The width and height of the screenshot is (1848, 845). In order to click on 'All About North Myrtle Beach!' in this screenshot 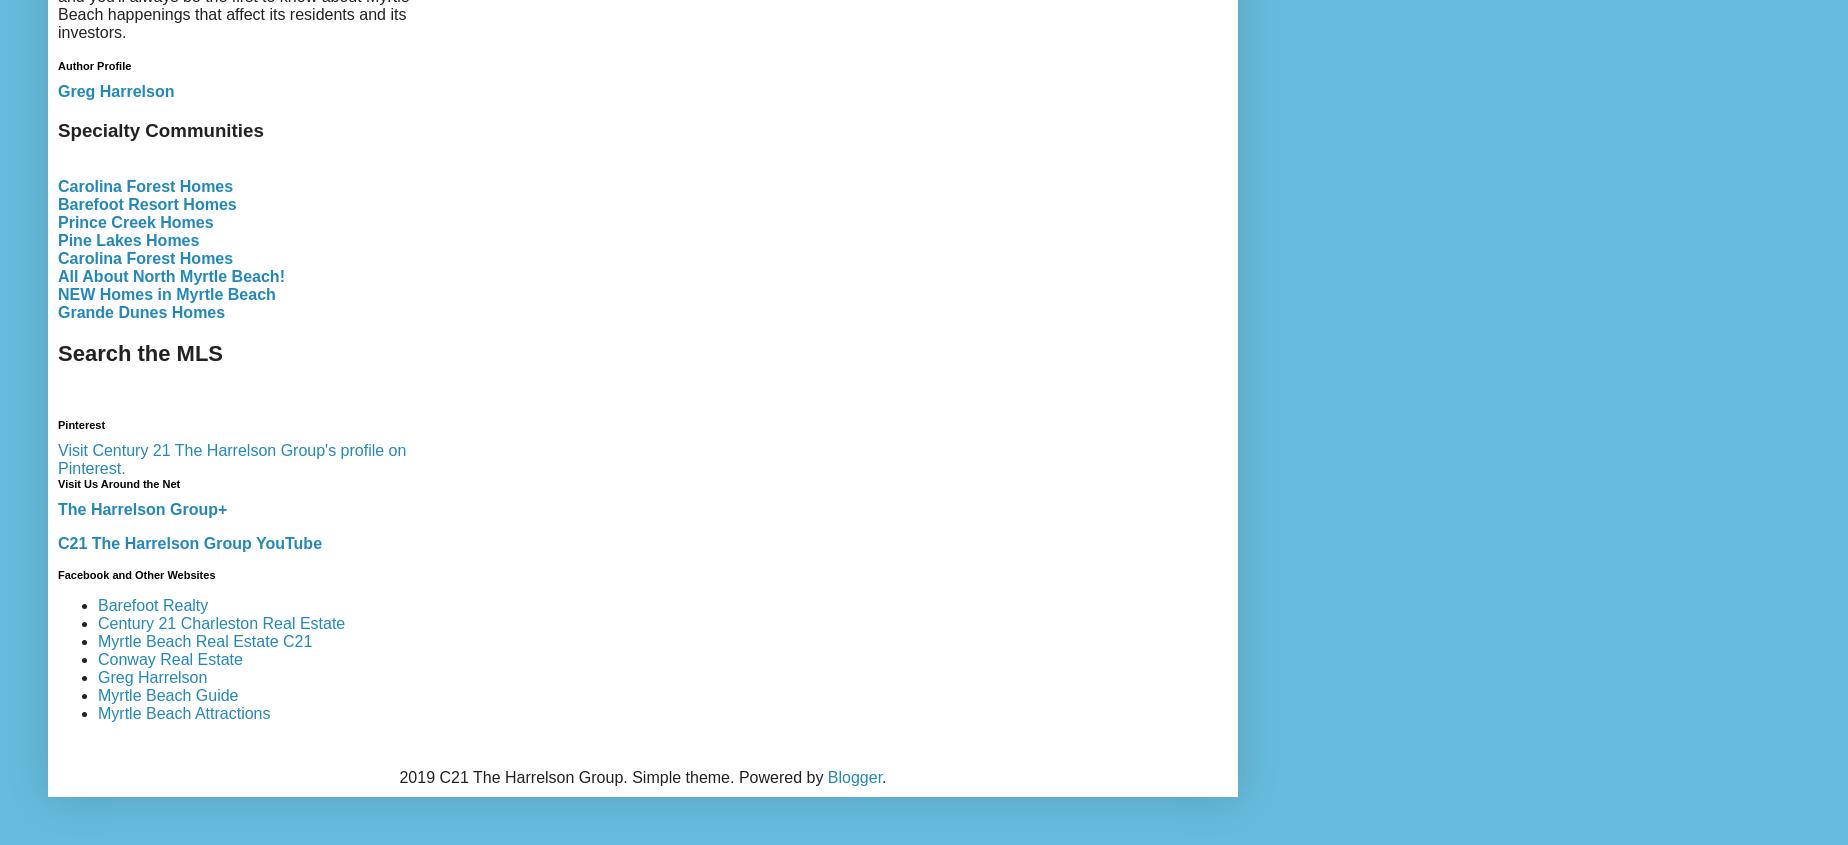, I will do `click(170, 276)`.